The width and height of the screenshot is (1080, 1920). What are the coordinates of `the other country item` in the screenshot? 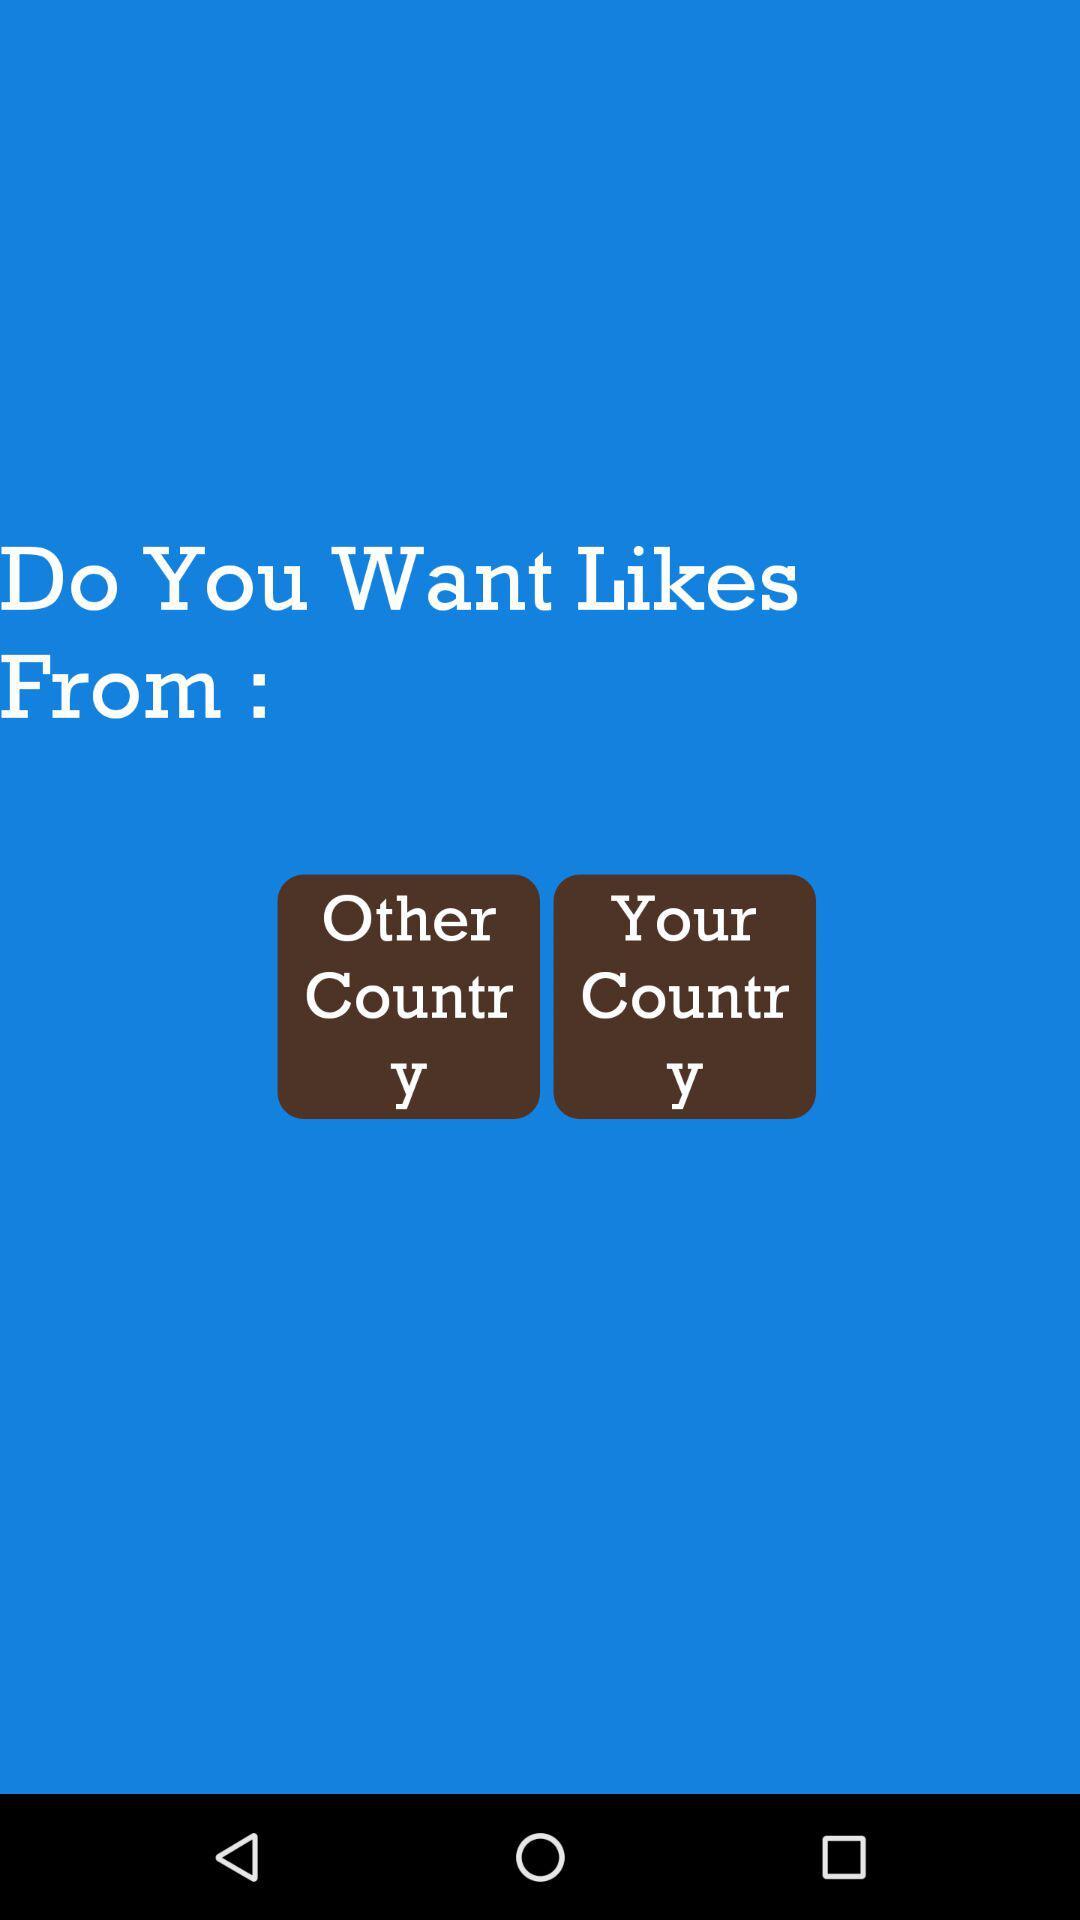 It's located at (407, 996).